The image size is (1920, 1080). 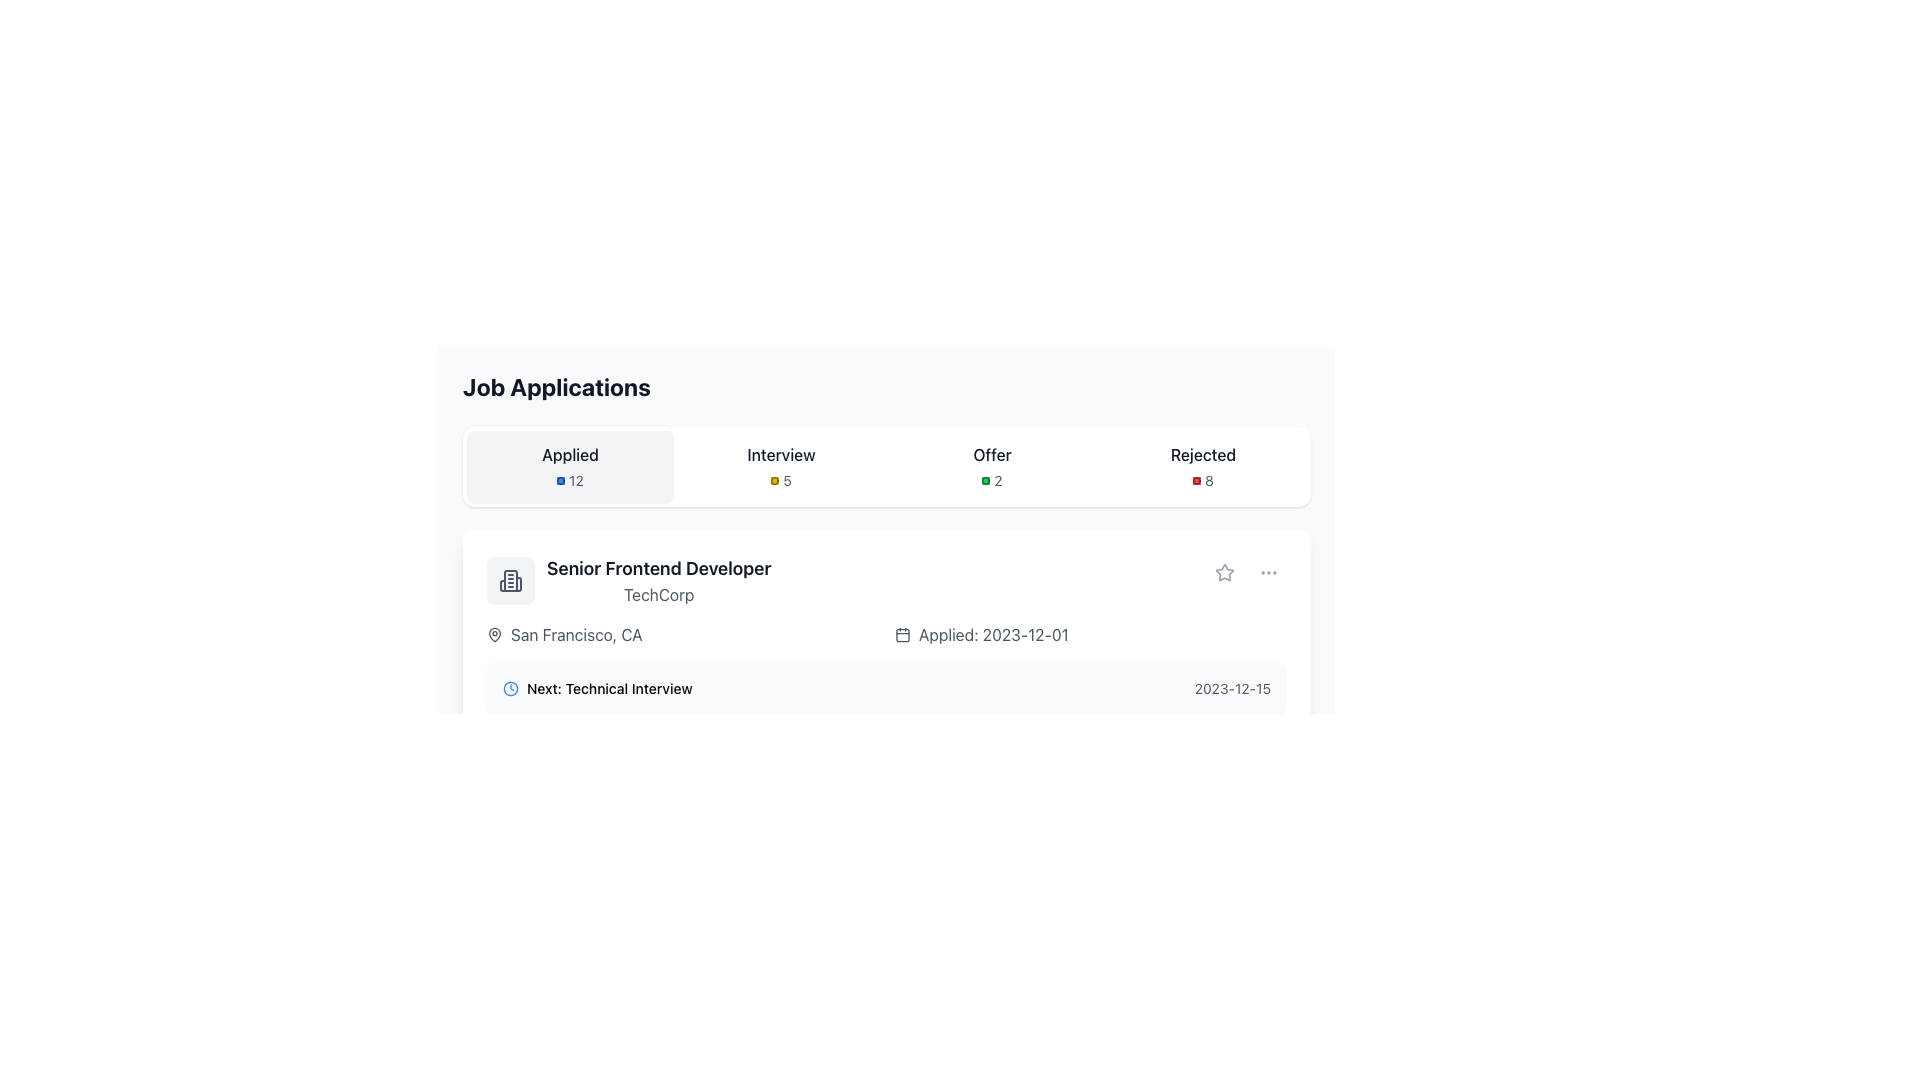 I want to click on numeric value '12' displayed in the text area labeled 'Applied' which is located in the top-left portion of the job applications section, so click(x=569, y=466).